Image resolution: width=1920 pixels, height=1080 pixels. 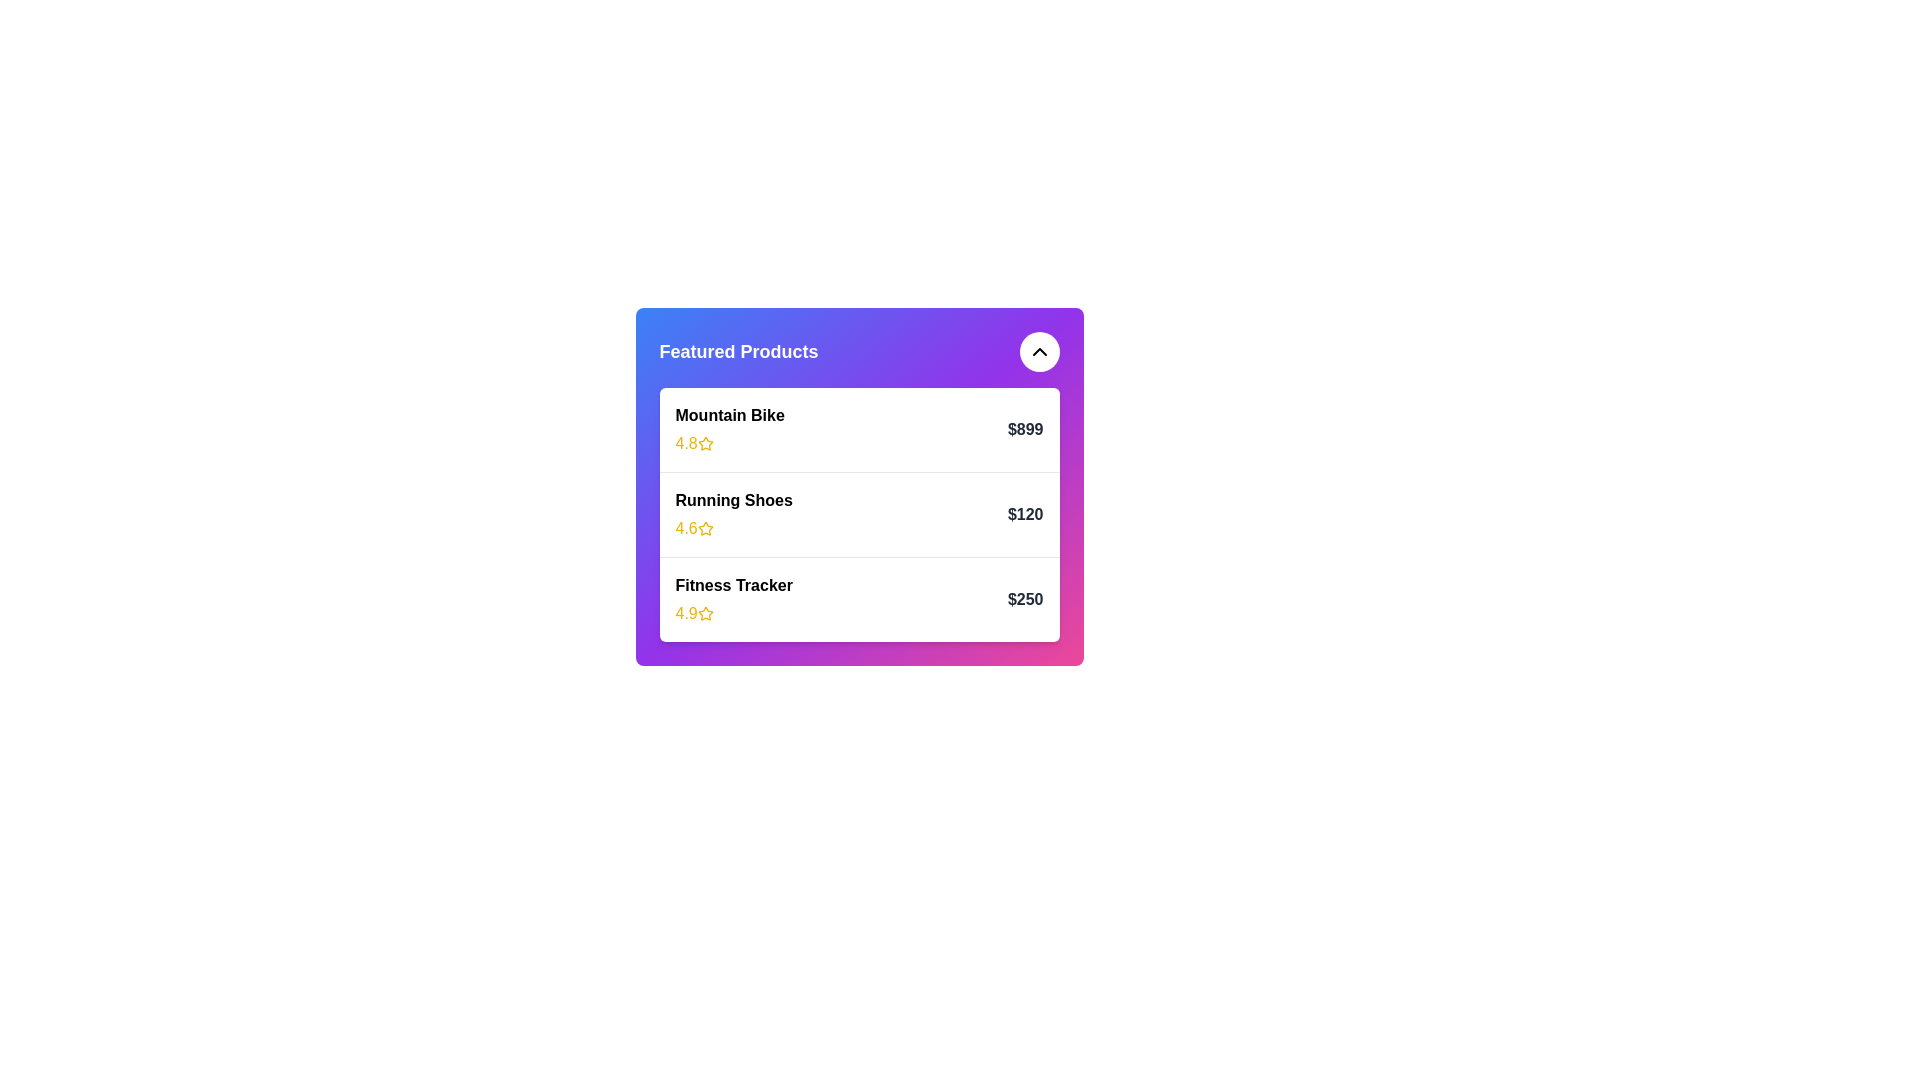 What do you see at coordinates (705, 527) in the screenshot?
I see `the yellow star icon adjacent to the '4.6' rating text for the 'Running Shoes' entry in the product list` at bounding box center [705, 527].